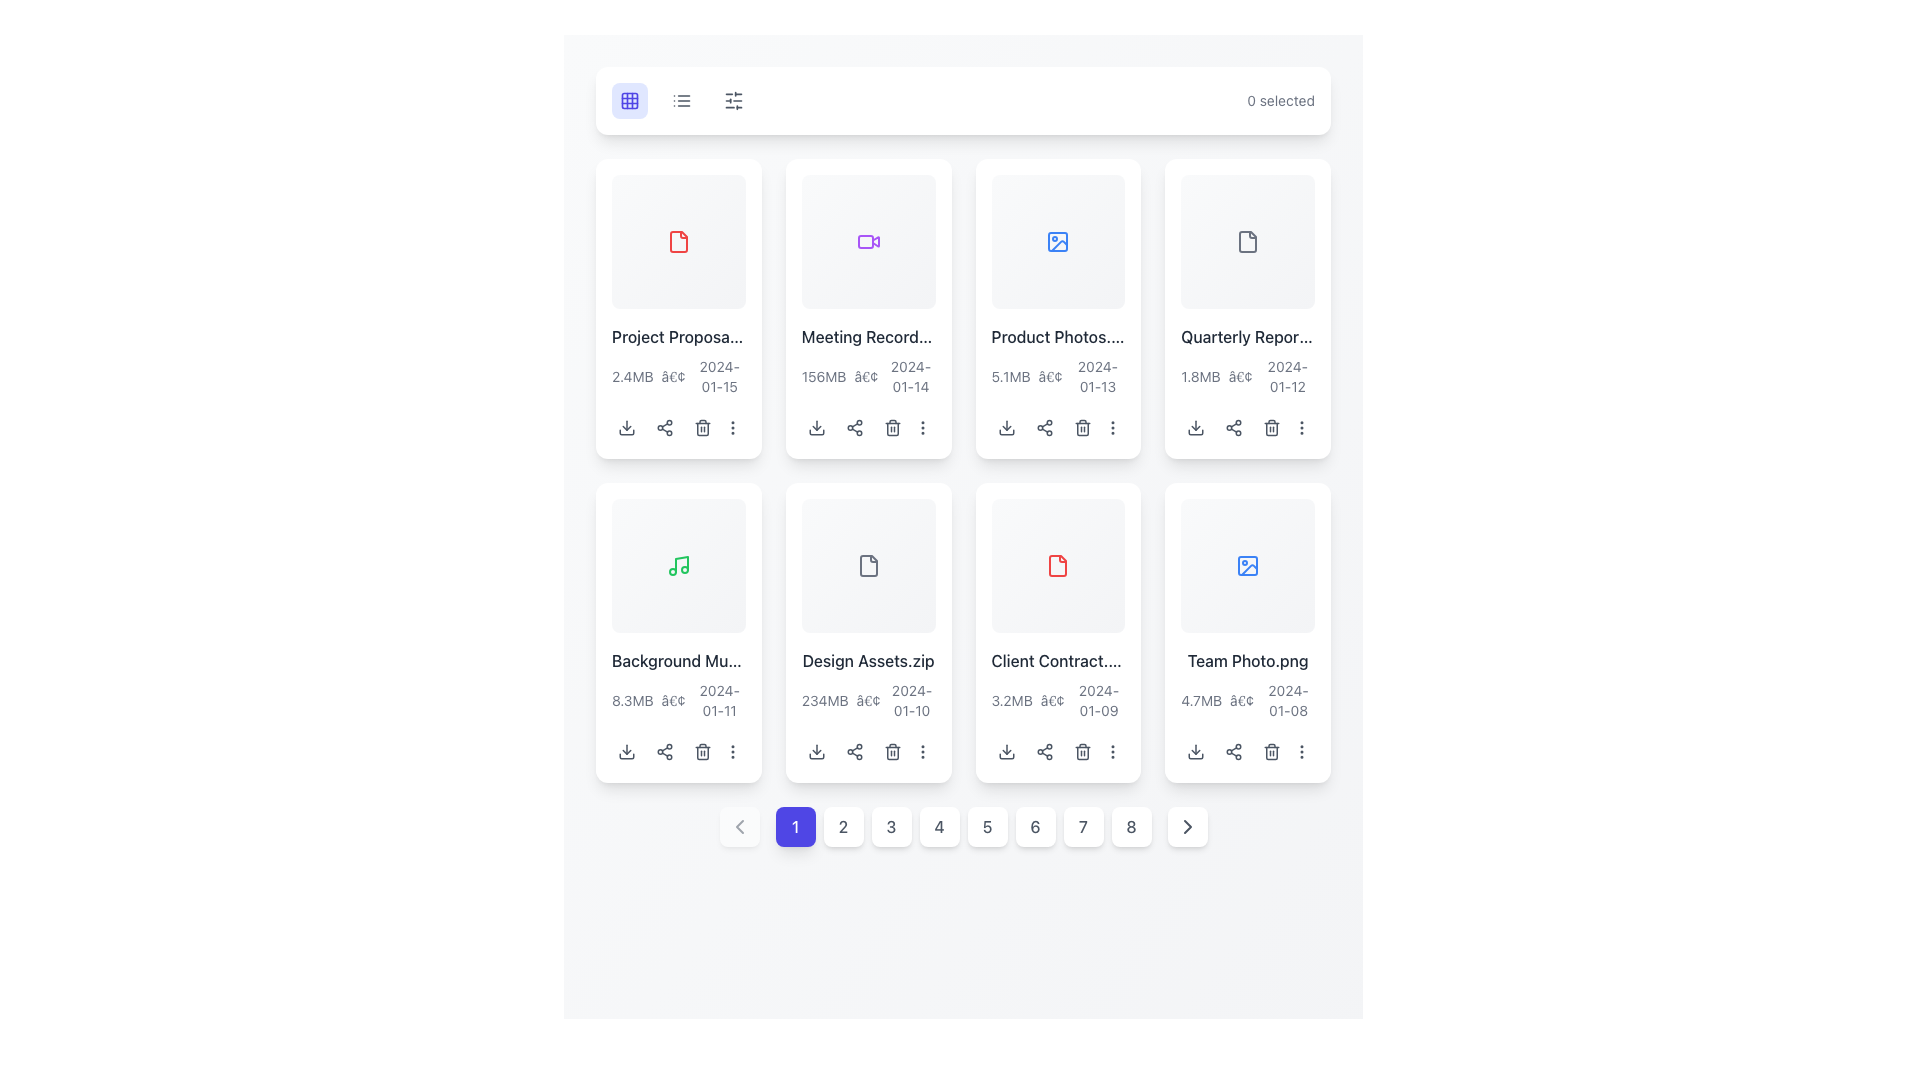 This screenshot has width=1920, height=1080. What do you see at coordinates (1271, 426) in the screenshot?
I see `the trash can button in the bottom-right corner of the 'Quarterly Report' card` at bounding box center [1271, 426].